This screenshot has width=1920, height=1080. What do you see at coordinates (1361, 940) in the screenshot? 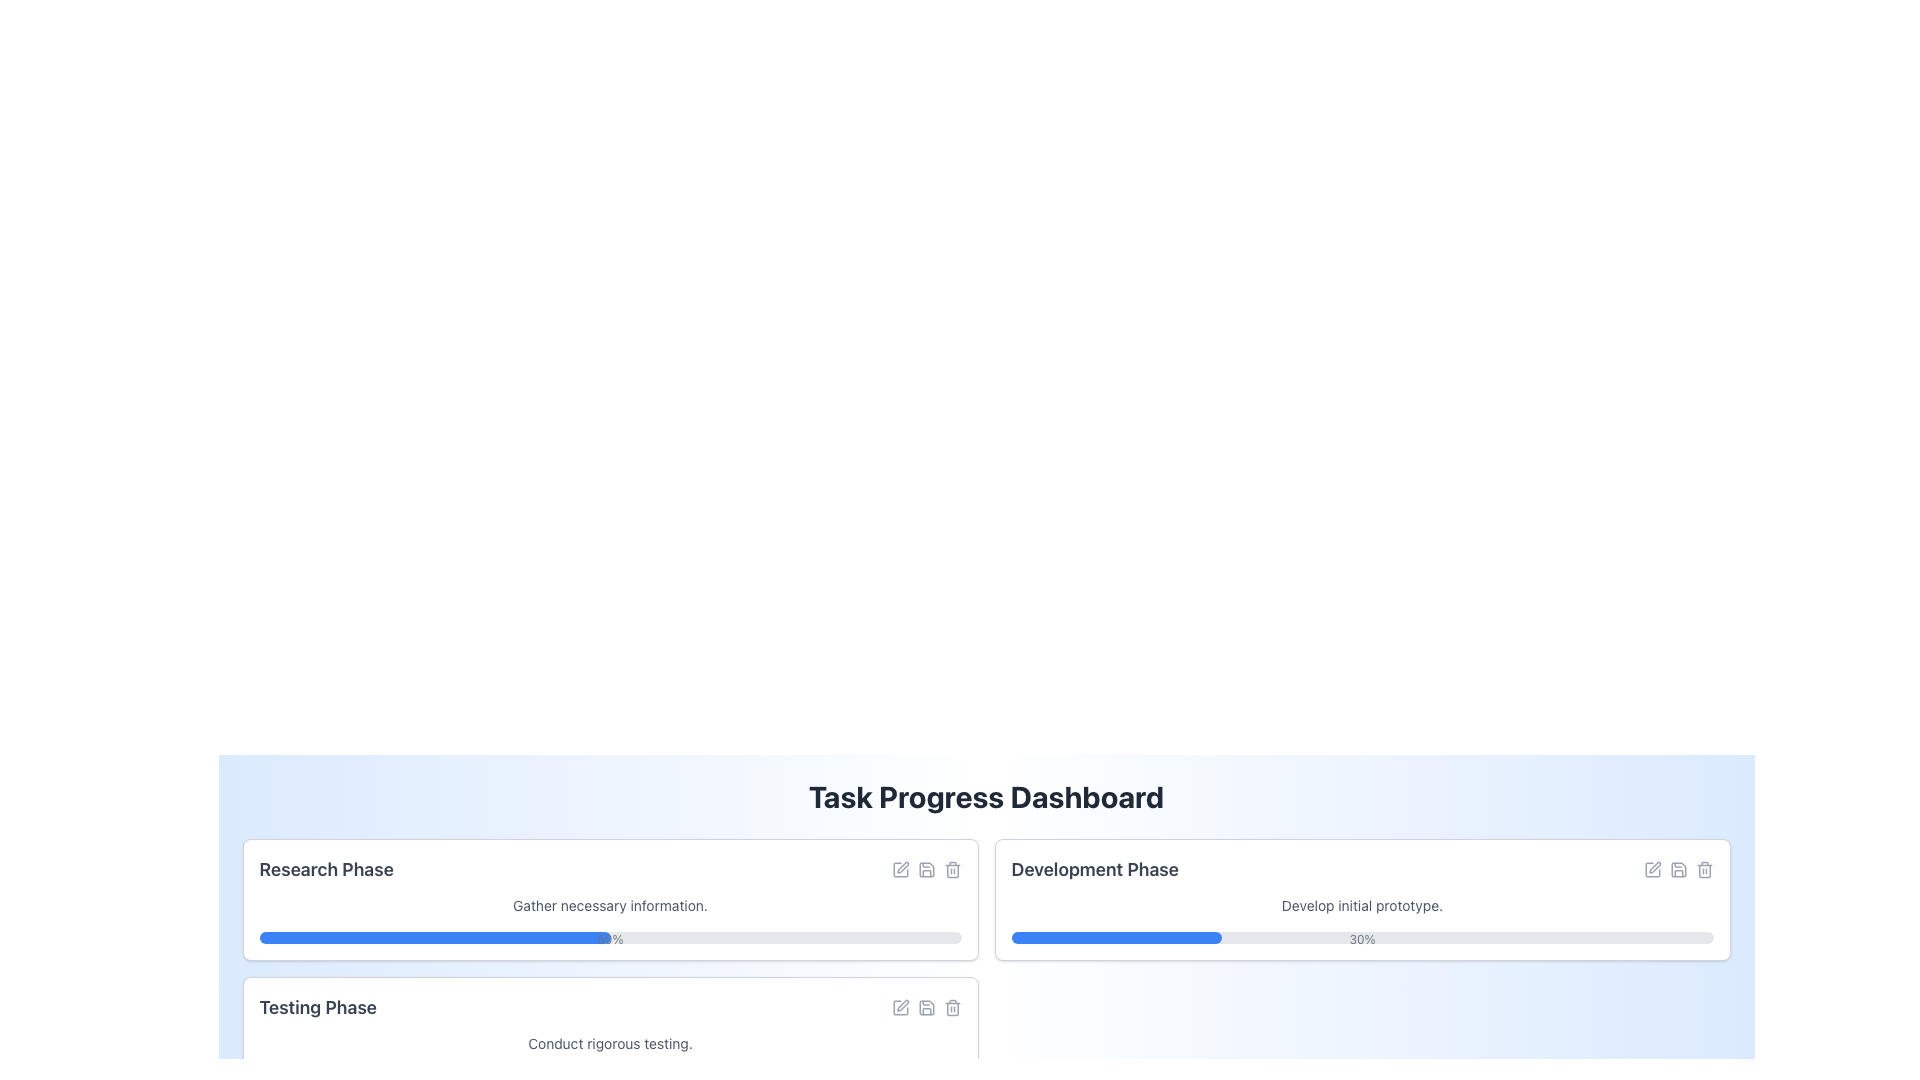
I see `text label displaying '30%' which is centered above the progress bar for the 'Development Phase' task` at bounding box center [1361, 940].